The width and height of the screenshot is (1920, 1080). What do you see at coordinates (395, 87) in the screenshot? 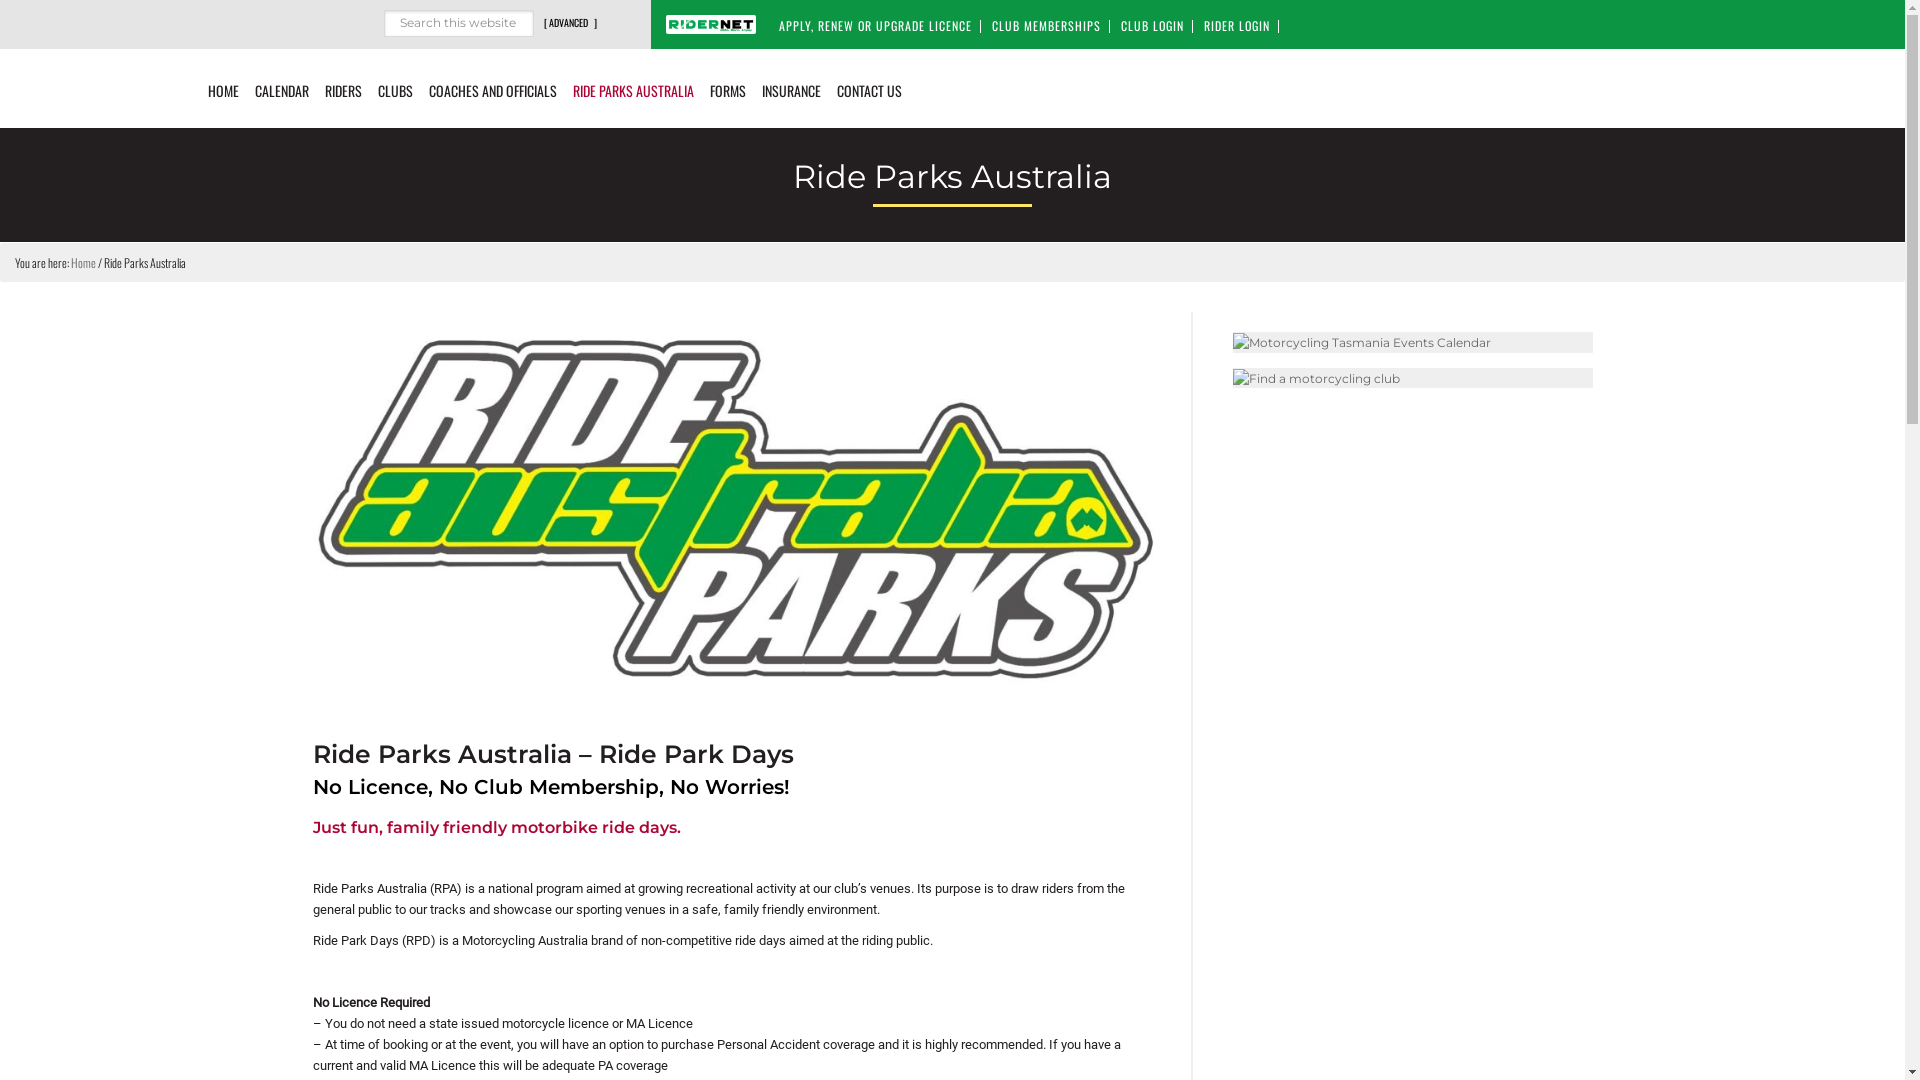
I see `'CLUBS'` at bounding box center [395, 87].